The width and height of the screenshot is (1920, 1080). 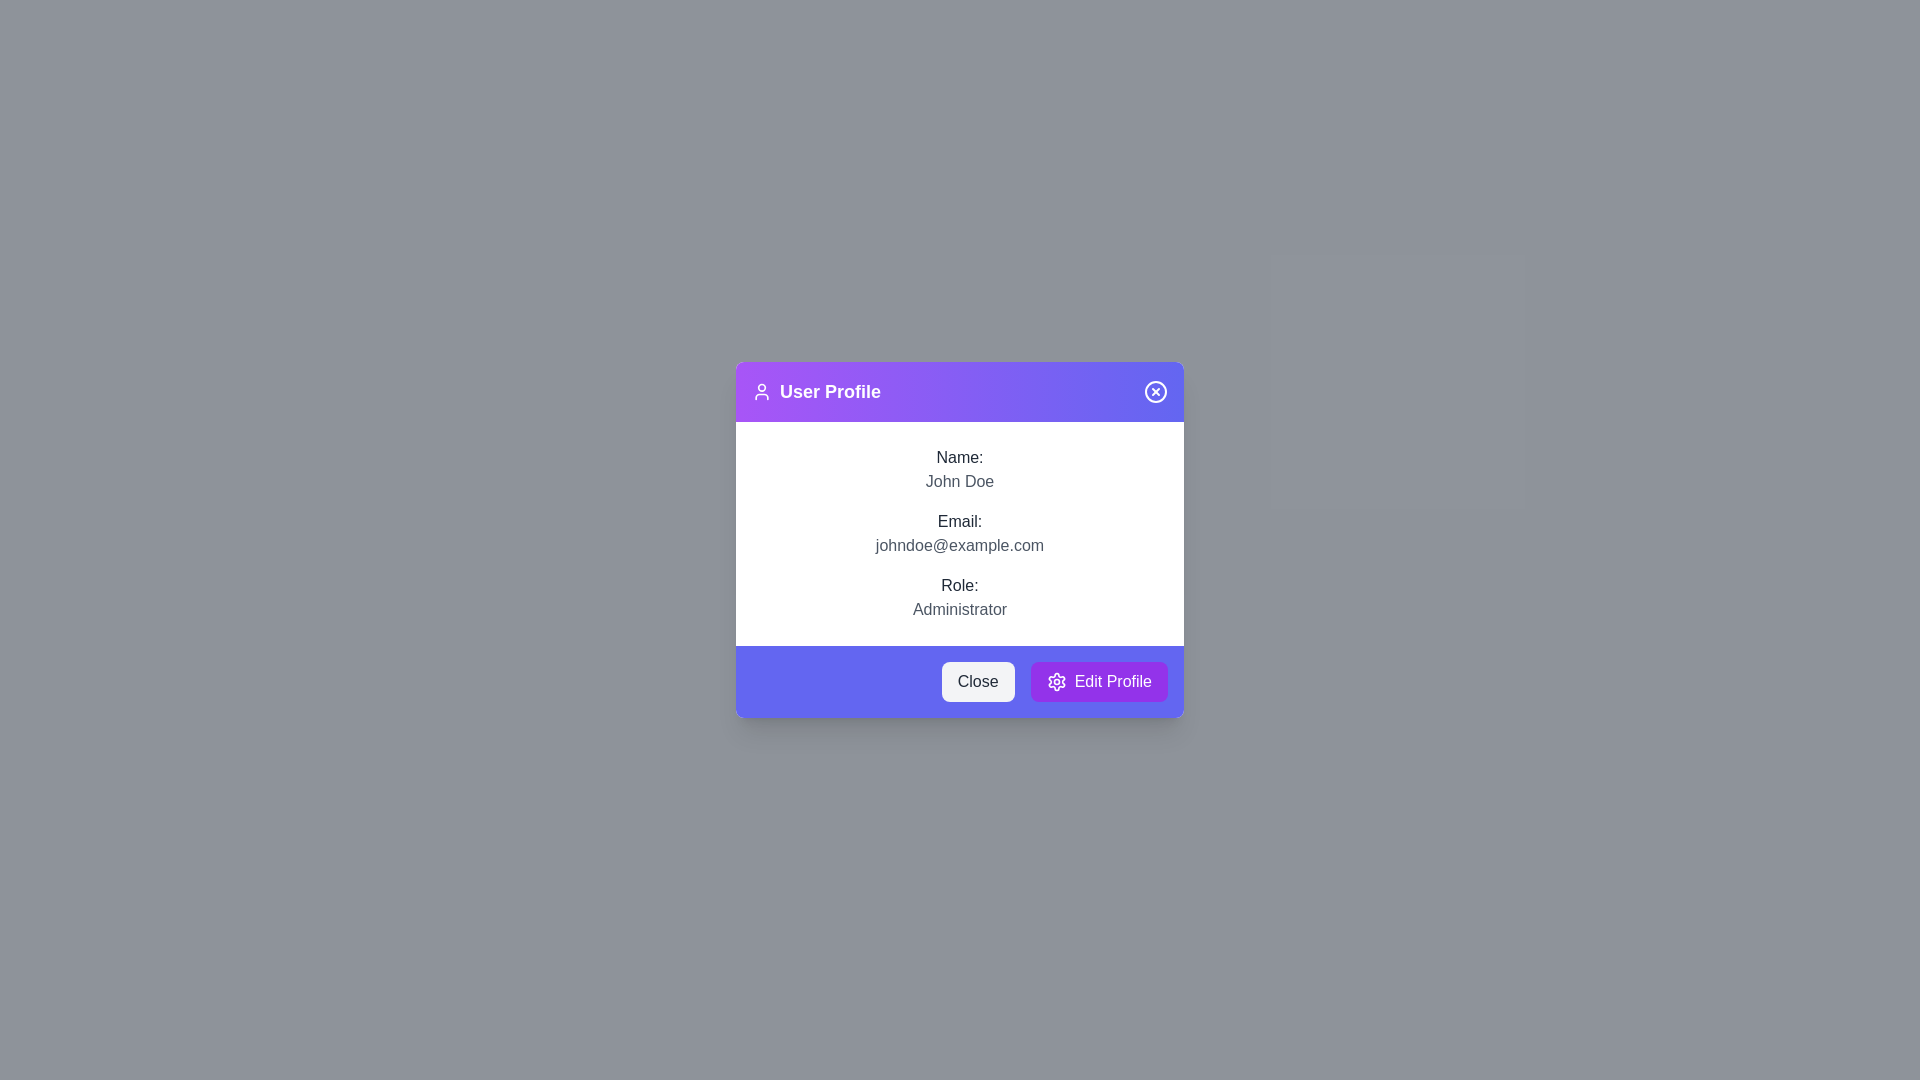 What do you see at coordinates (978, 681) in the screenshot?
I see `the 'Close' button, which has a bold font displaying 'Close' on a gray background, located at the bottom-left corner of the footer section in the modal dialog box` at bounding box center [978, 681].